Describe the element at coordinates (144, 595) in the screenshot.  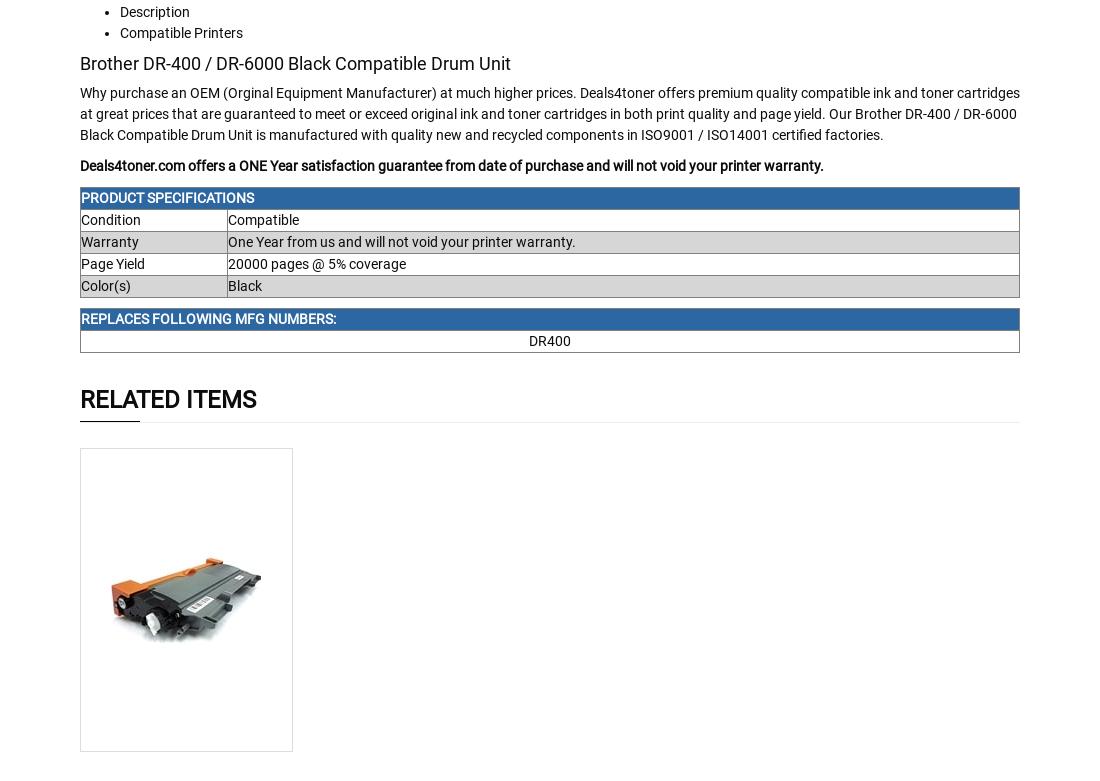
I see `'Add To Cart'` at that location.